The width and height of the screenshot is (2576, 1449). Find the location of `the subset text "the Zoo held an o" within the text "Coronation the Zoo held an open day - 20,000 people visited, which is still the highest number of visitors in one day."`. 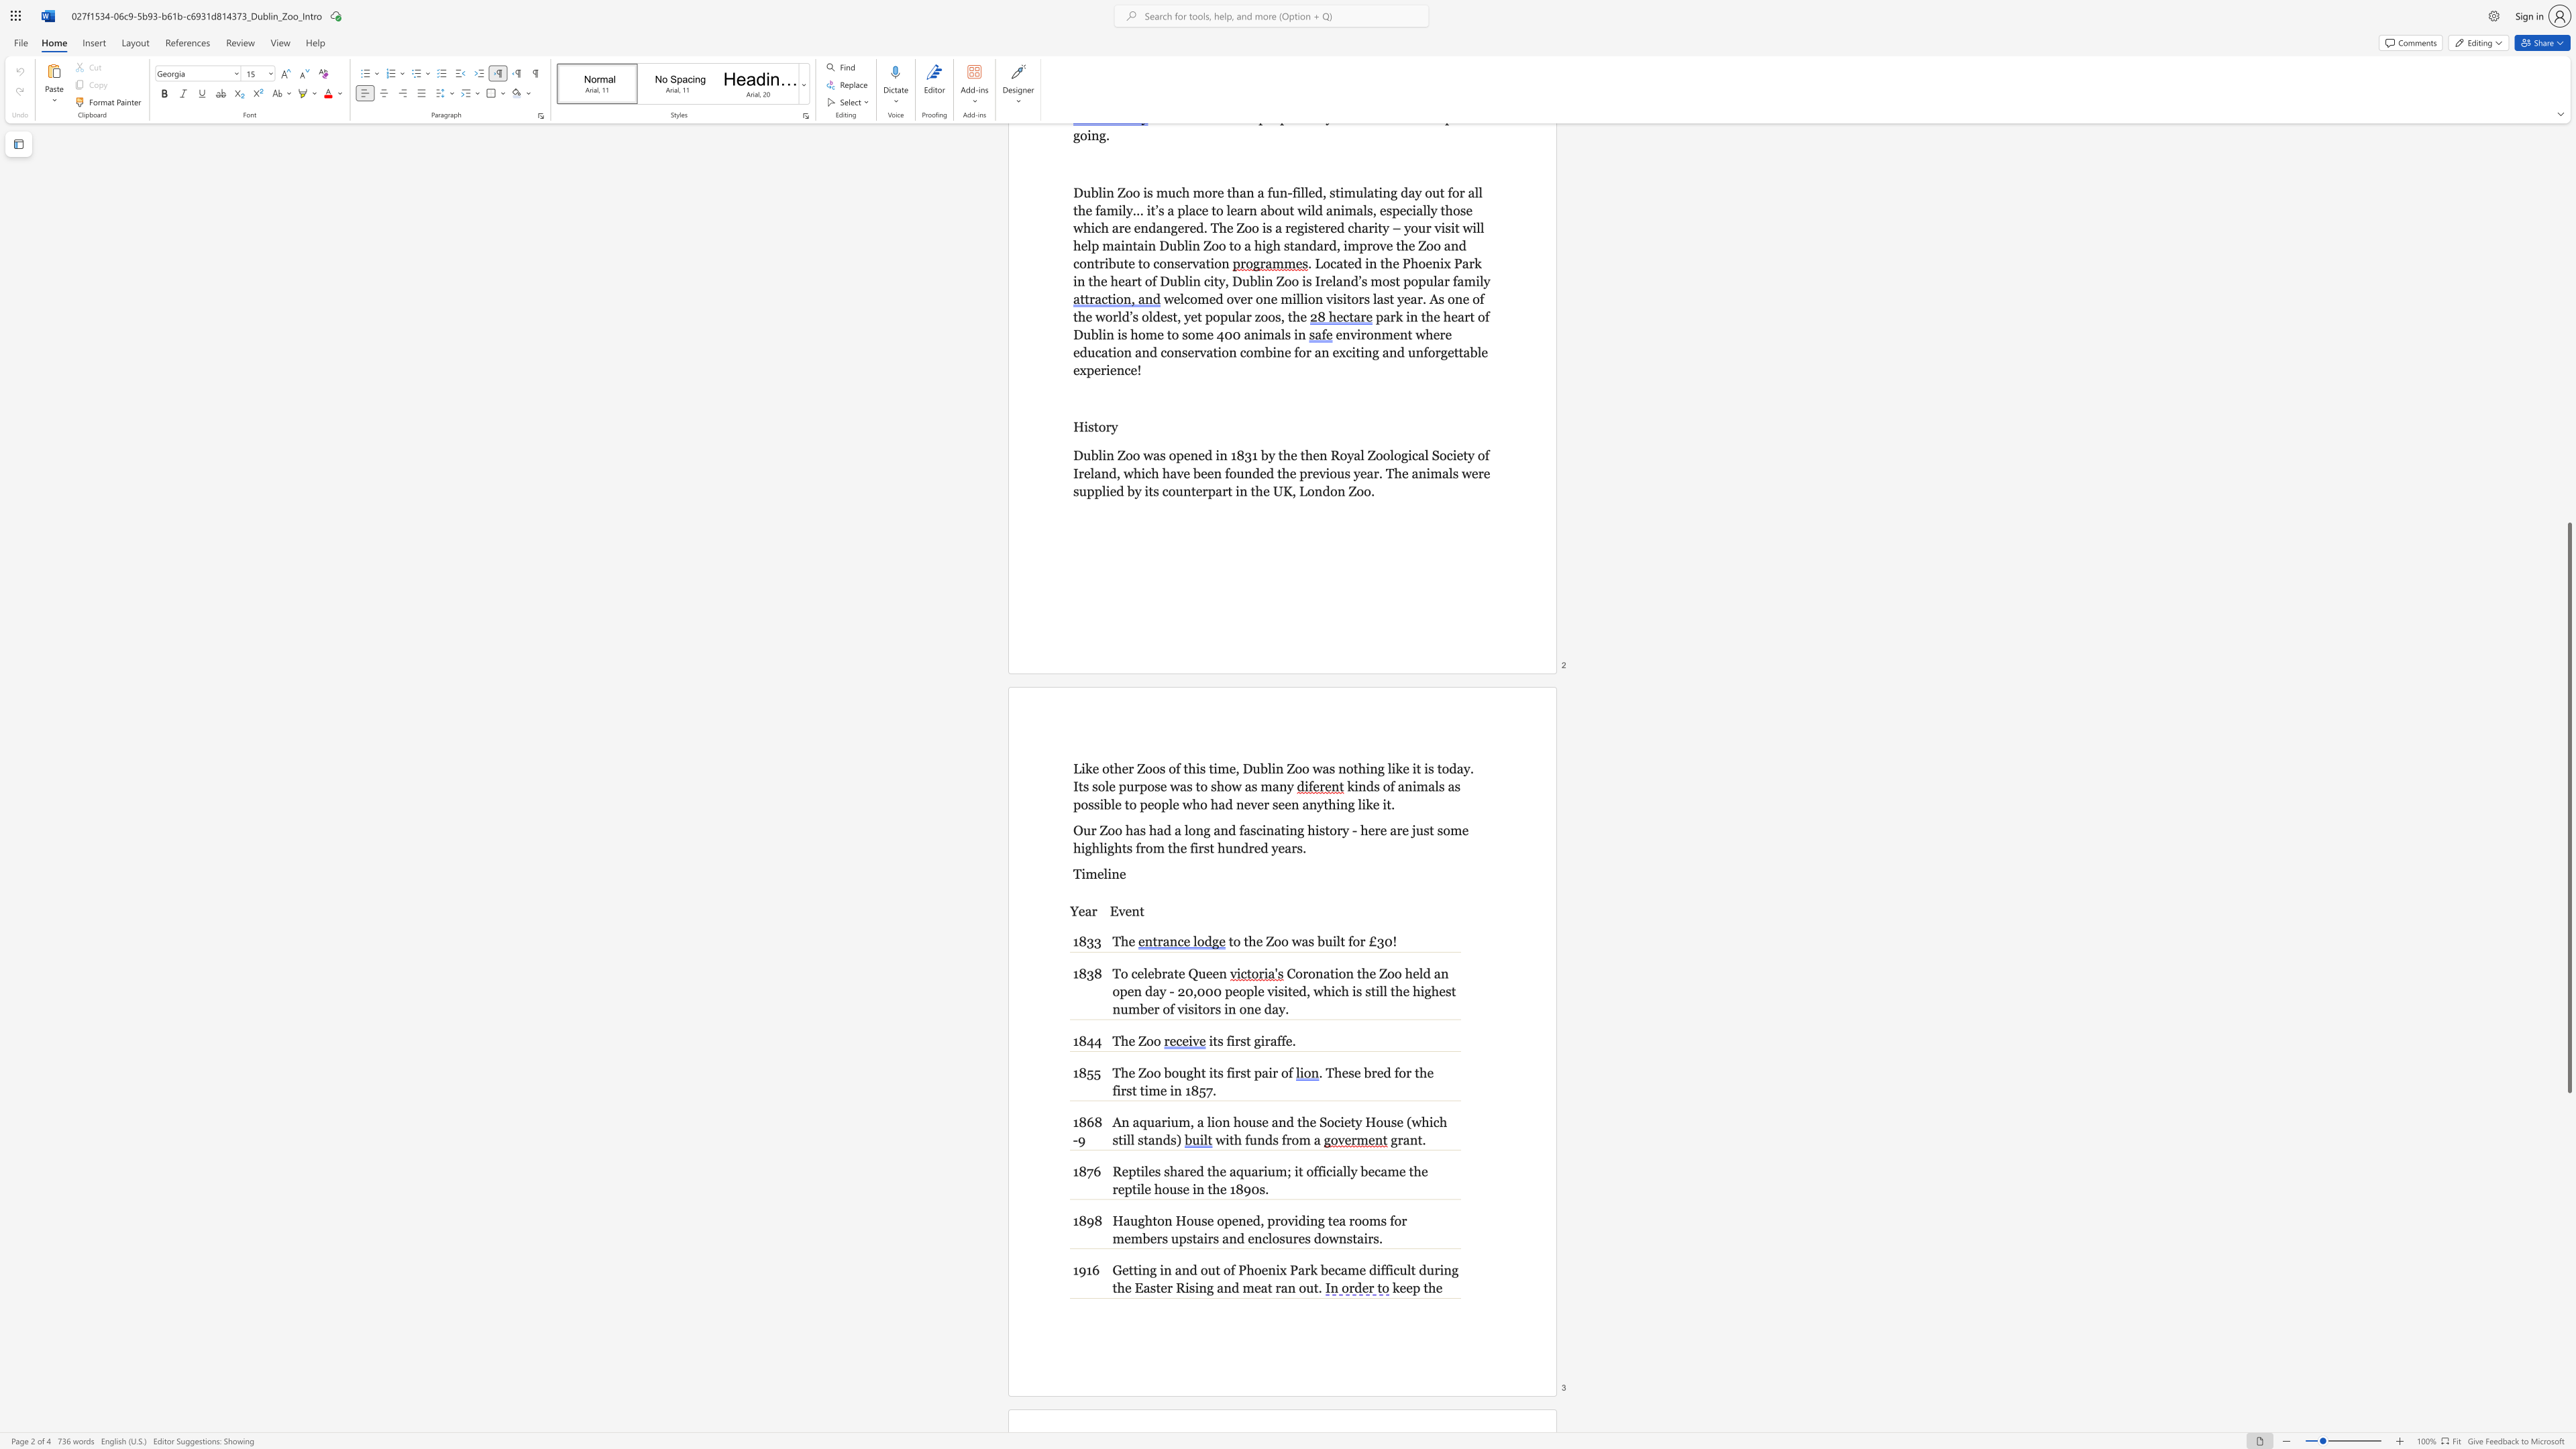

the subset text "the Zoo held an o" within the text "Coronation the Zoo held an open day - 20,000 people visited, which is still the highest number of visitors in one day." is located at coordinates (1356, 972).